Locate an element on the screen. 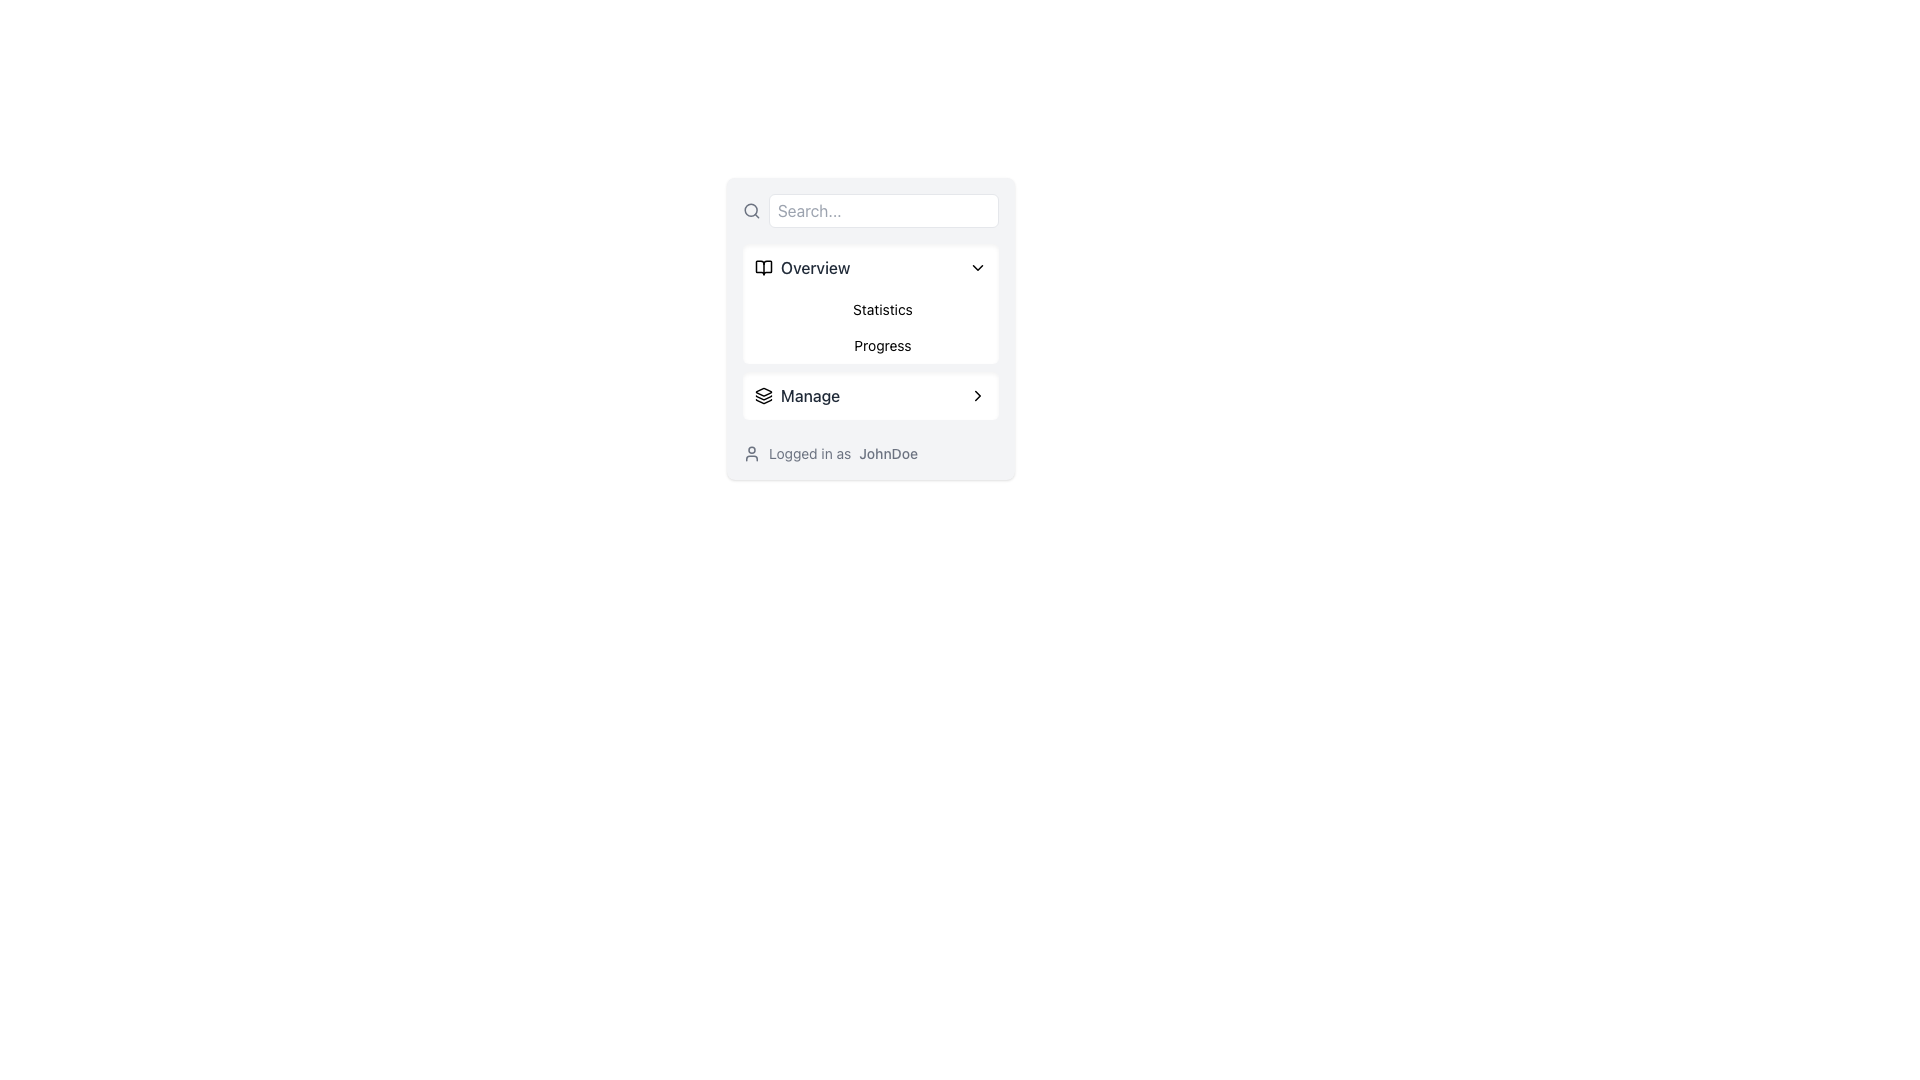 Image resolution: width=1920 pixels, height=1080 pixels. the Text Label that serves as a label for a menu or navigation item leading to 'Manage', located under the 'Overview' section, to the right of a layered icon and a directional arrow is located at coordinates (810, 396).